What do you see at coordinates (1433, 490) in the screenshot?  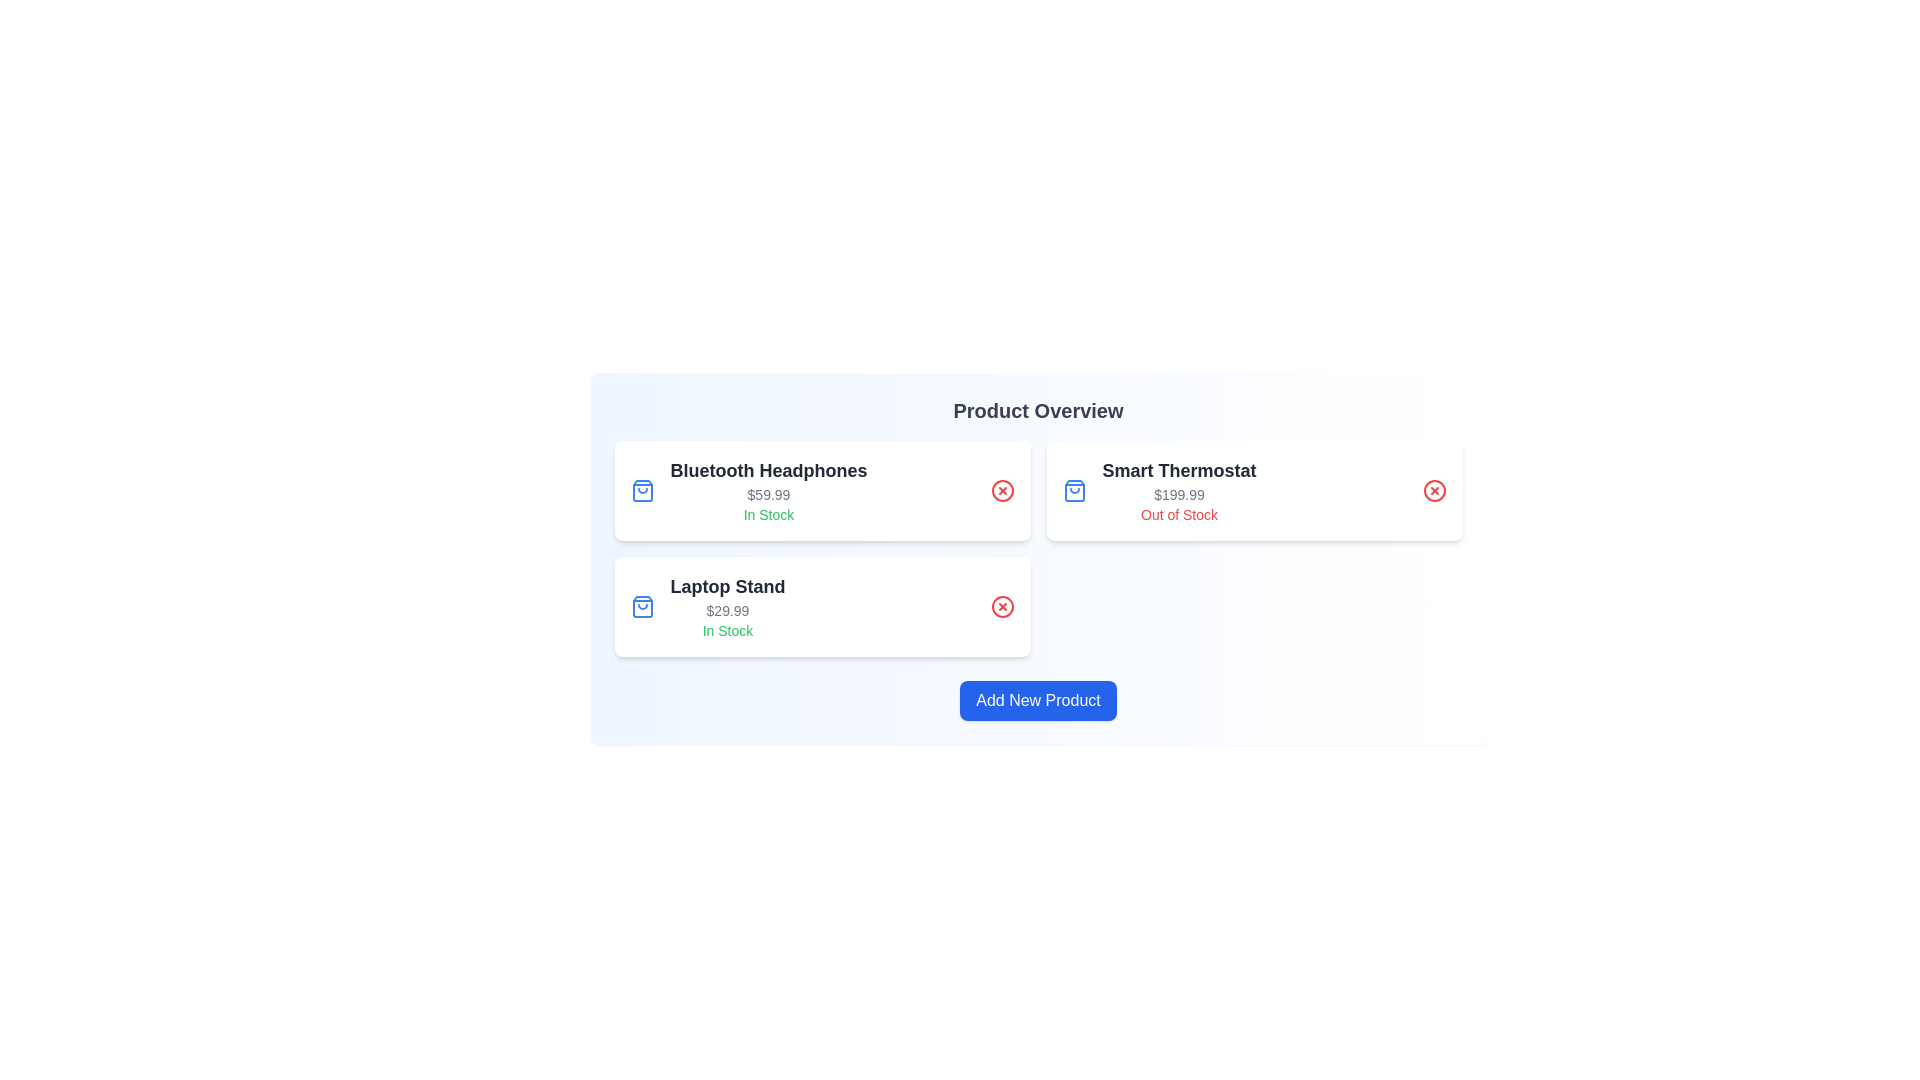 I see `remove button for the product identified by Smart Thermostat` at bounding box center [1433, 490].